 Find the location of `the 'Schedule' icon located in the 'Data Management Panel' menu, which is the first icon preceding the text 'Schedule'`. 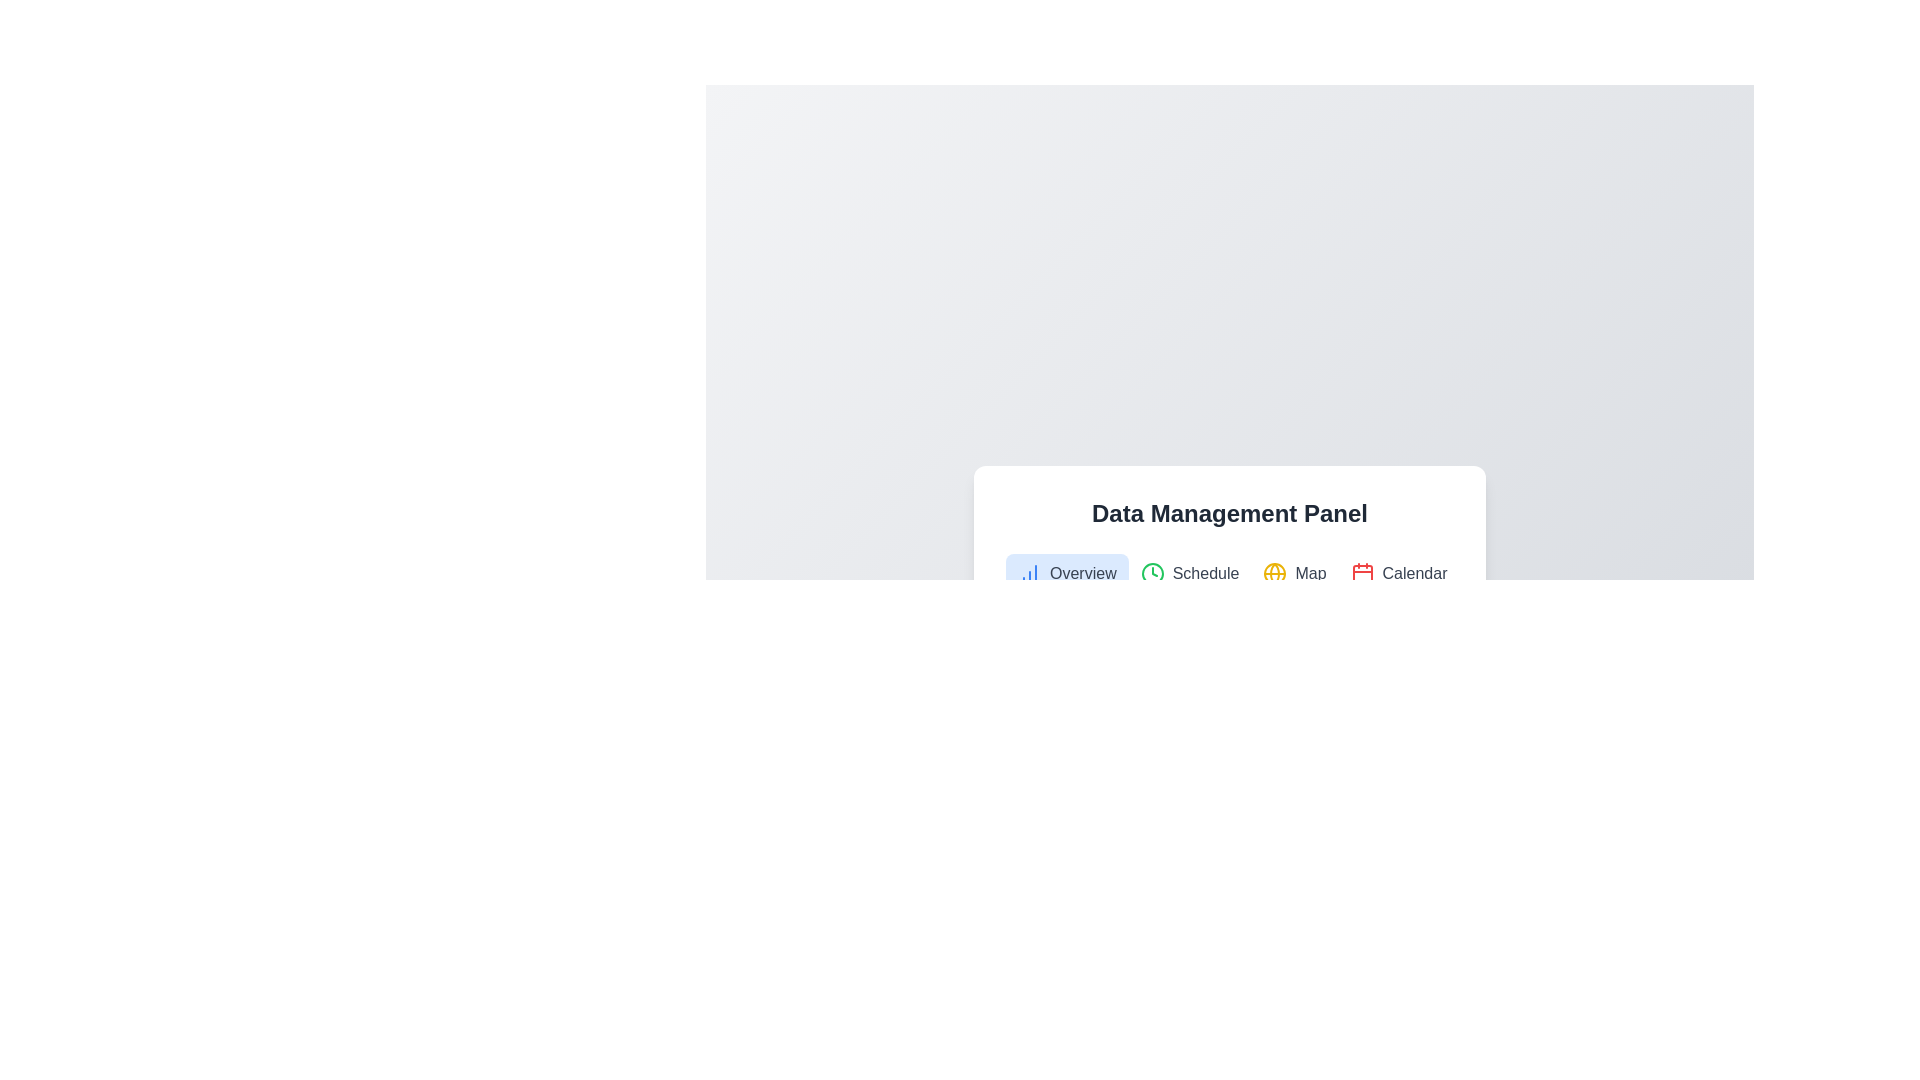

the 'Schedule' icon located in the 'Data Management Panel' menu, which is the first icon preceding the text 'Schedule' is located at coordinates (1152, 574).